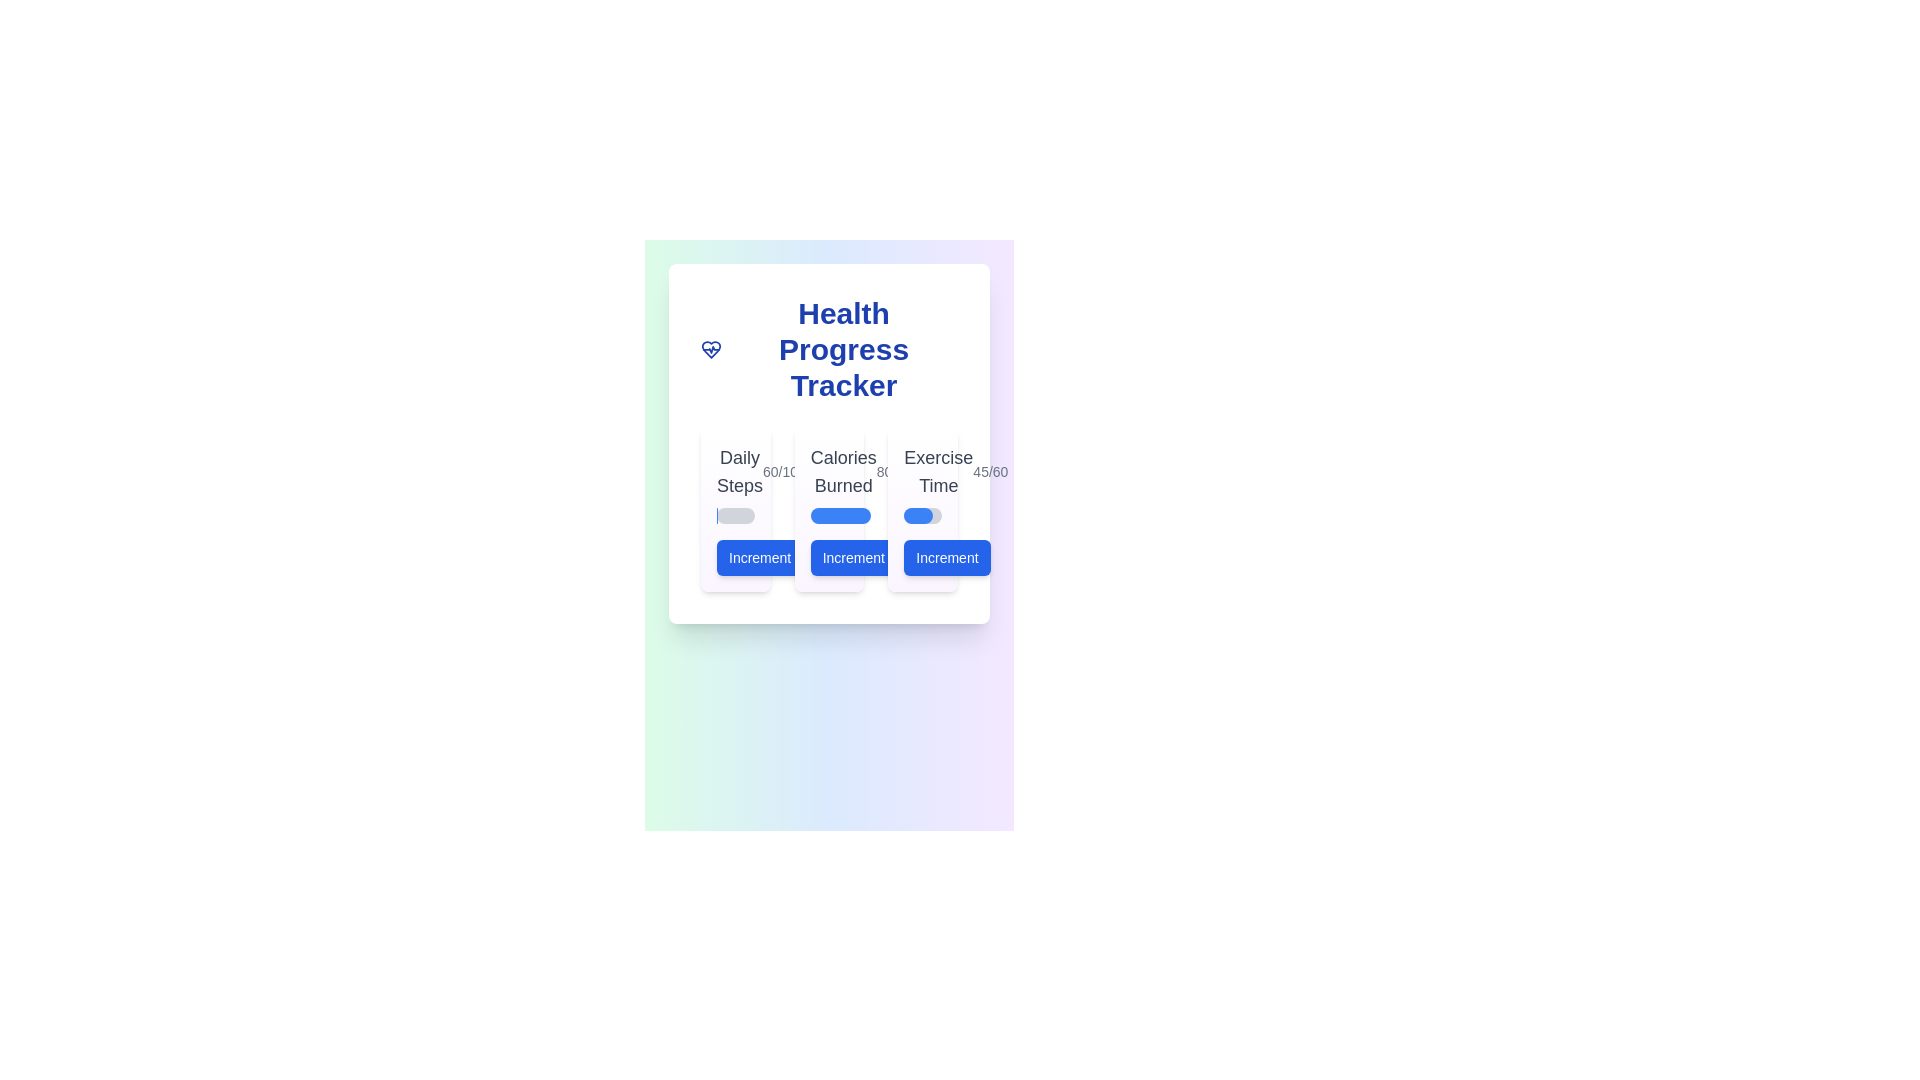 Image resolution: width=1920 pixels, height=1080 pixels. What do you see at coordinates (946, 558) in the screenshot?
I see `the 'Increment' button, which is a rectangular button with rounded corners and a blue background, located under the 'Exercise Time' section` at bounding box center [946, 558].